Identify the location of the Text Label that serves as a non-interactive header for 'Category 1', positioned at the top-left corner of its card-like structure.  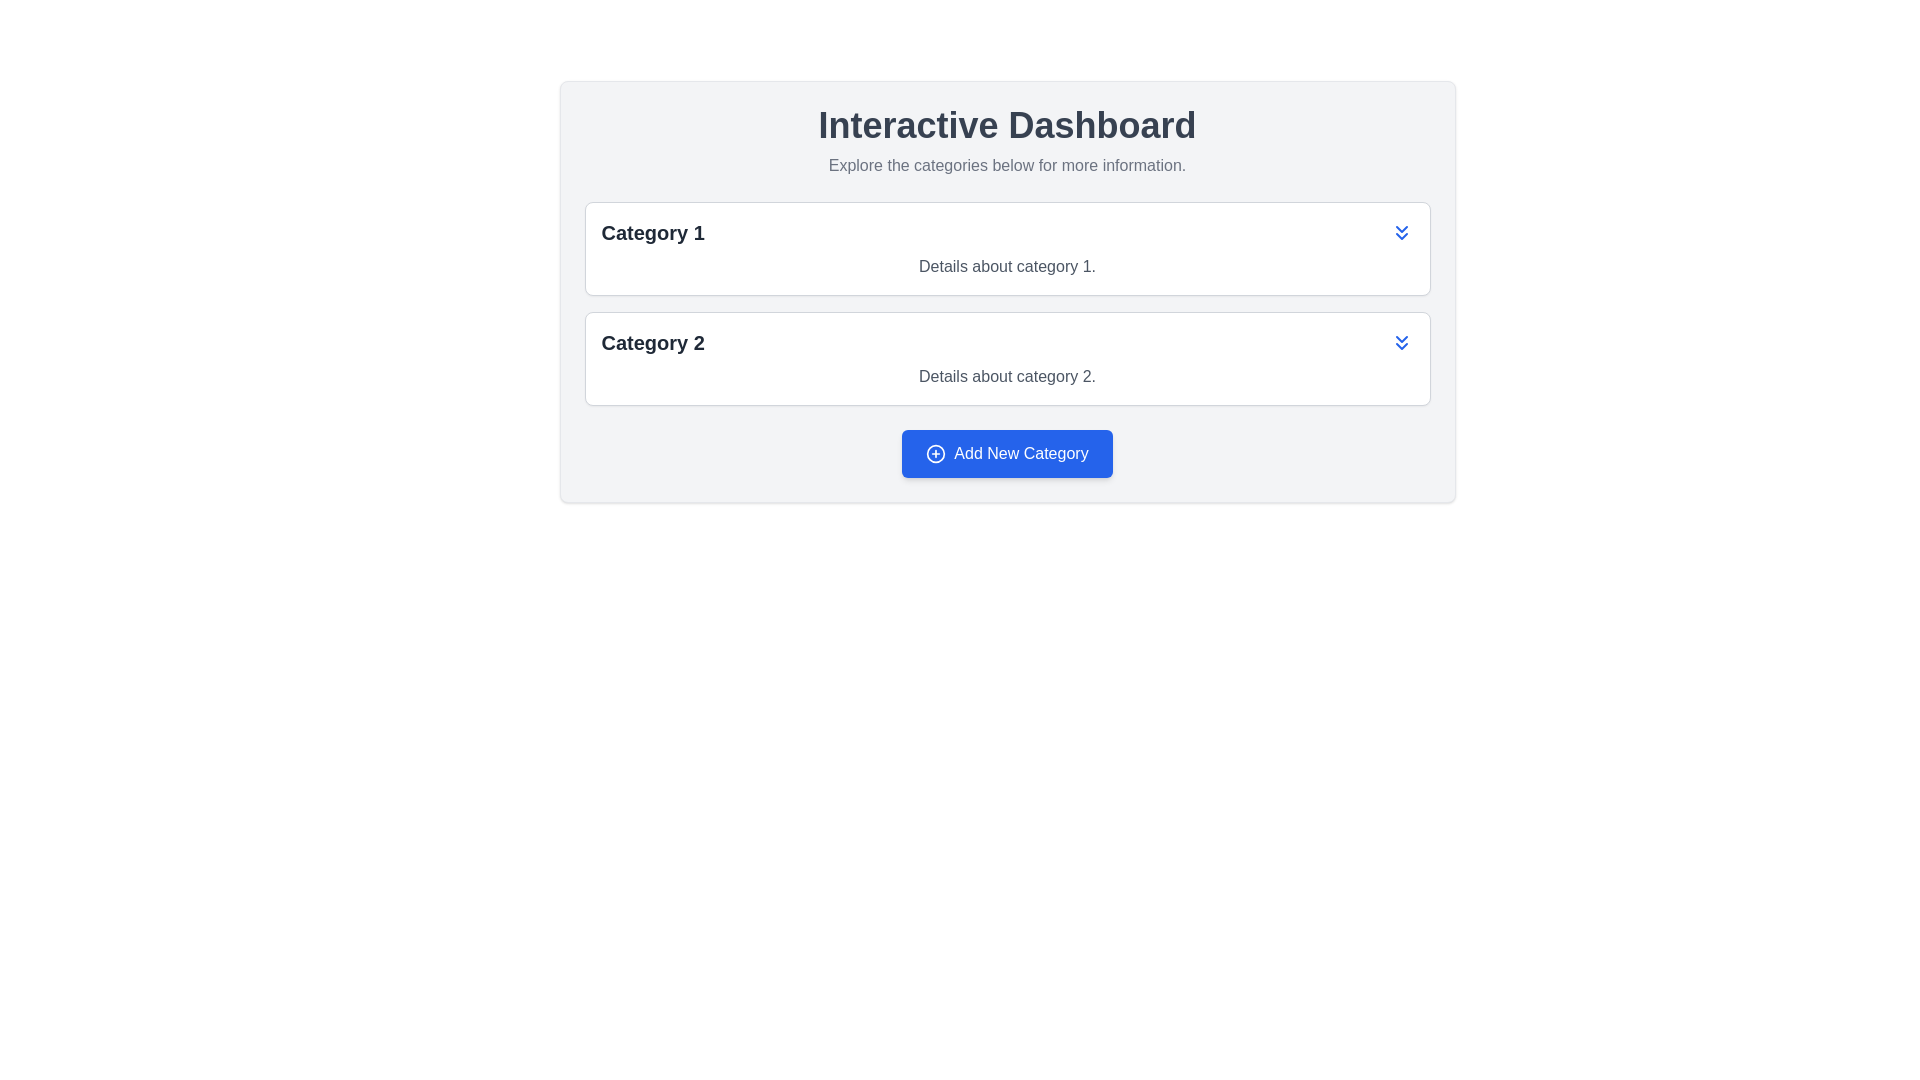
(653, 231).